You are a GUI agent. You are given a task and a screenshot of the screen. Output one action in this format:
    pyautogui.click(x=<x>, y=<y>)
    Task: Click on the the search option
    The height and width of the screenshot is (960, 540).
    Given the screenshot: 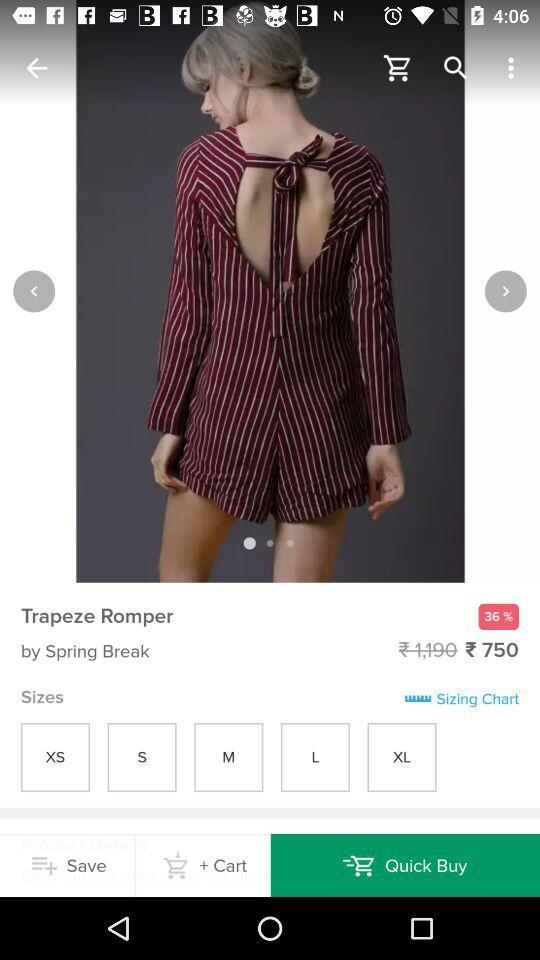 What is the action you would take?
    pyautogui.click(x=456, y=68)
    